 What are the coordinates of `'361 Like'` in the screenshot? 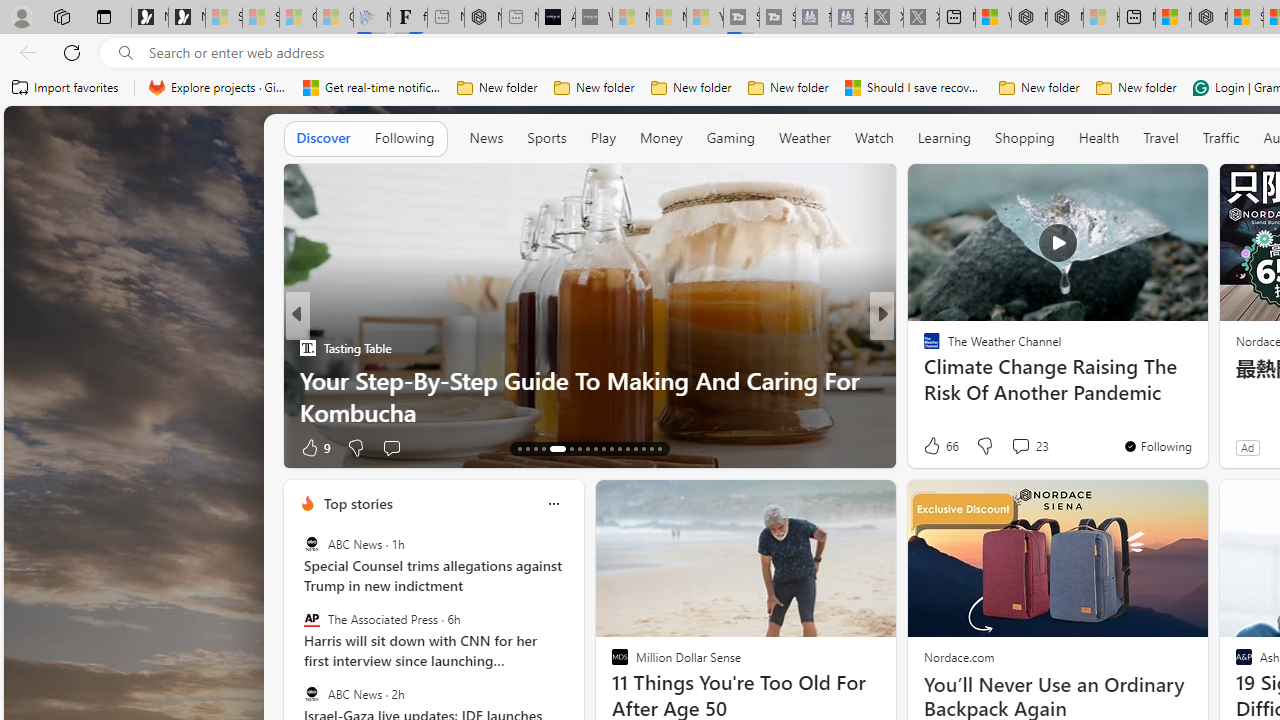 It's located at (935, 446).